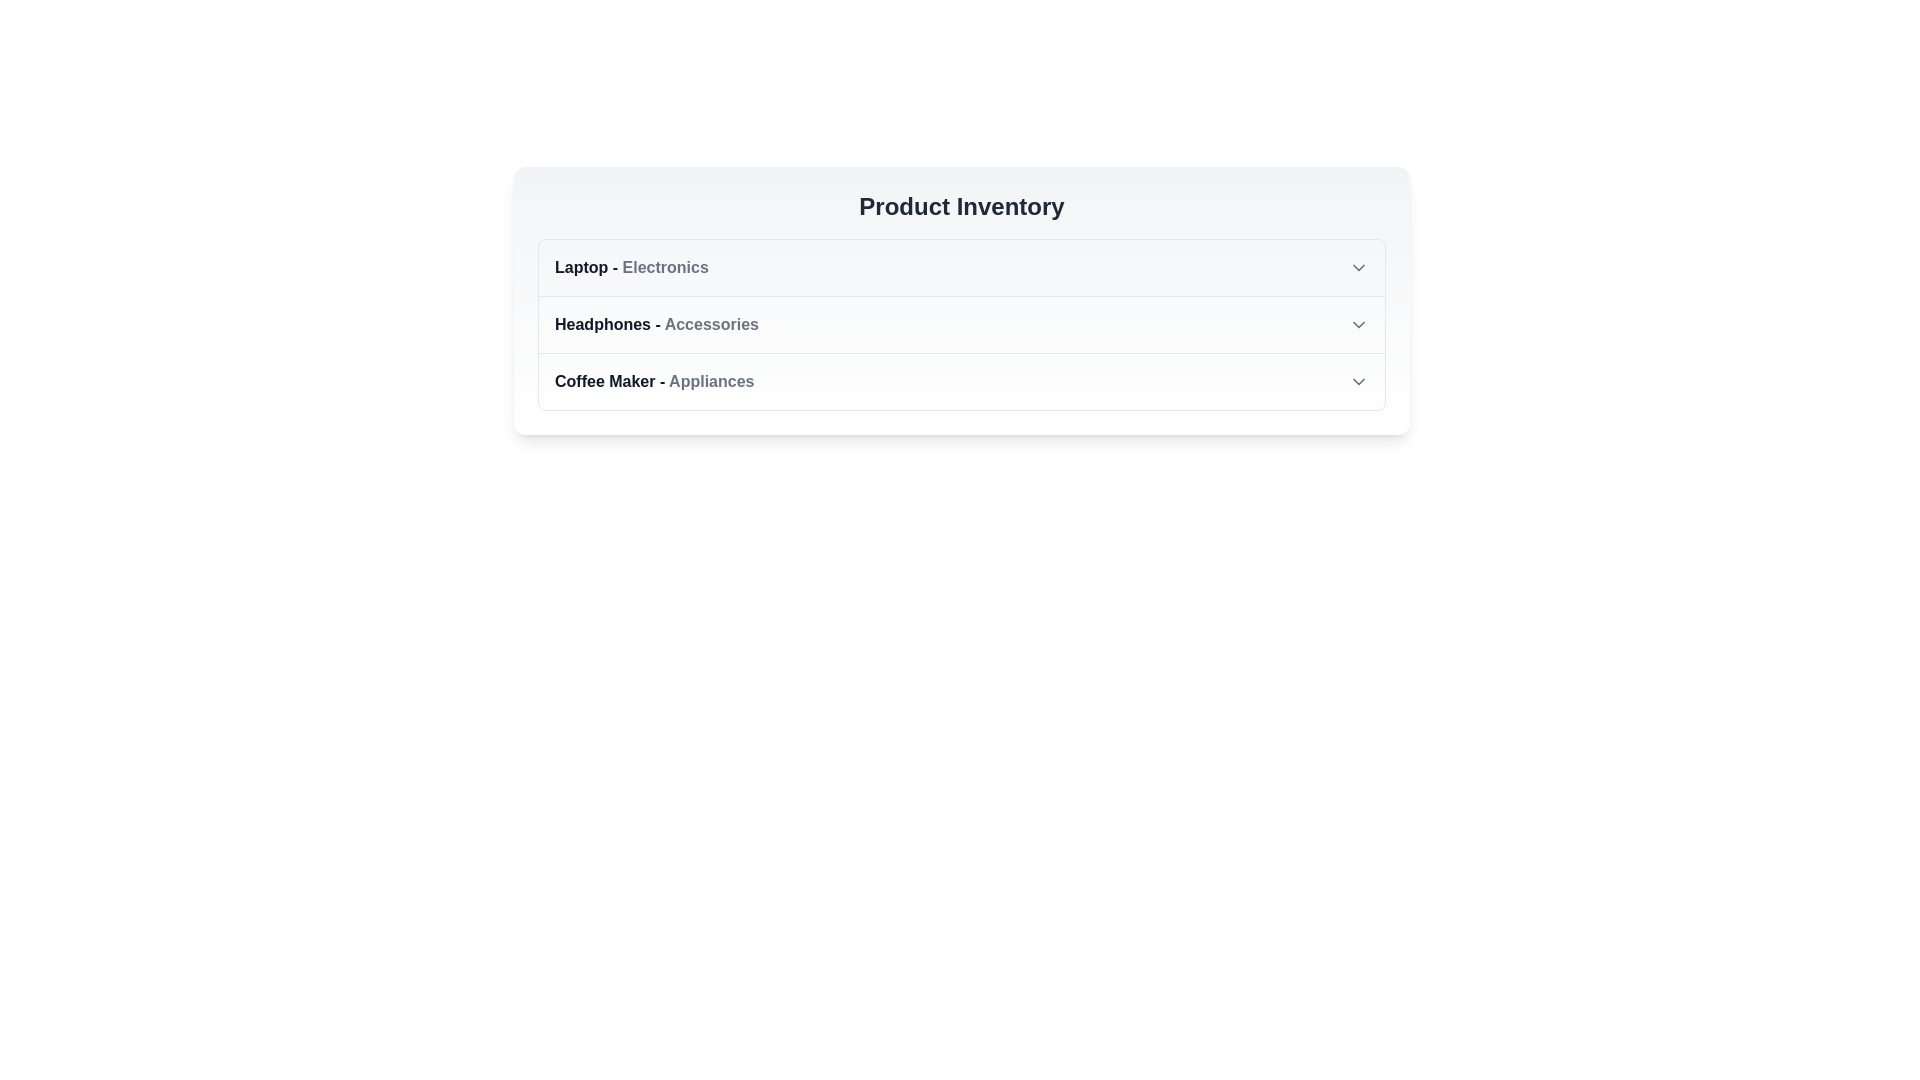 The width and height of the screenshot is (1920, 1080). I want to click on the chevron icon to expand or collapse the row for Coffee Maker - Appliances, so click(1358, 381).